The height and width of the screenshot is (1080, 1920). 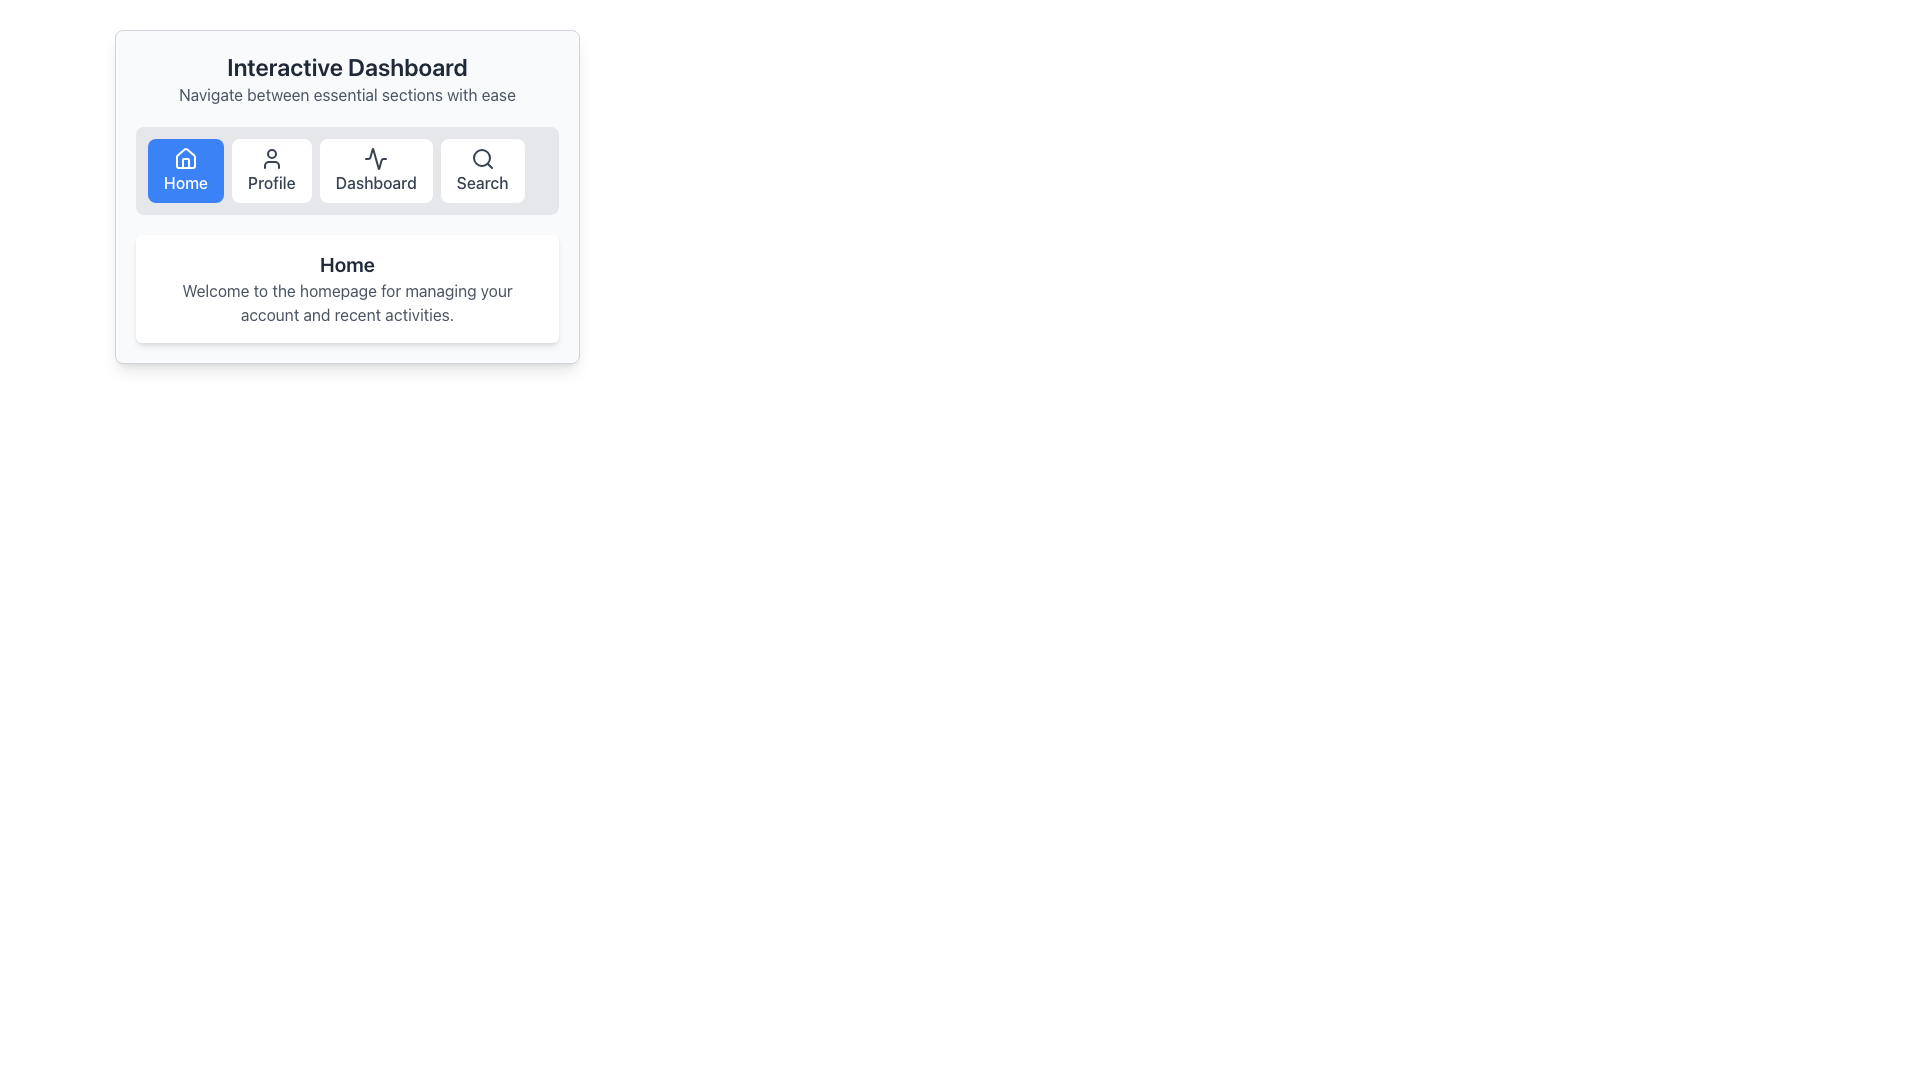 I want to click on the blue rectangular 'Home' button with rounded corners, so click(x=186, y=169).